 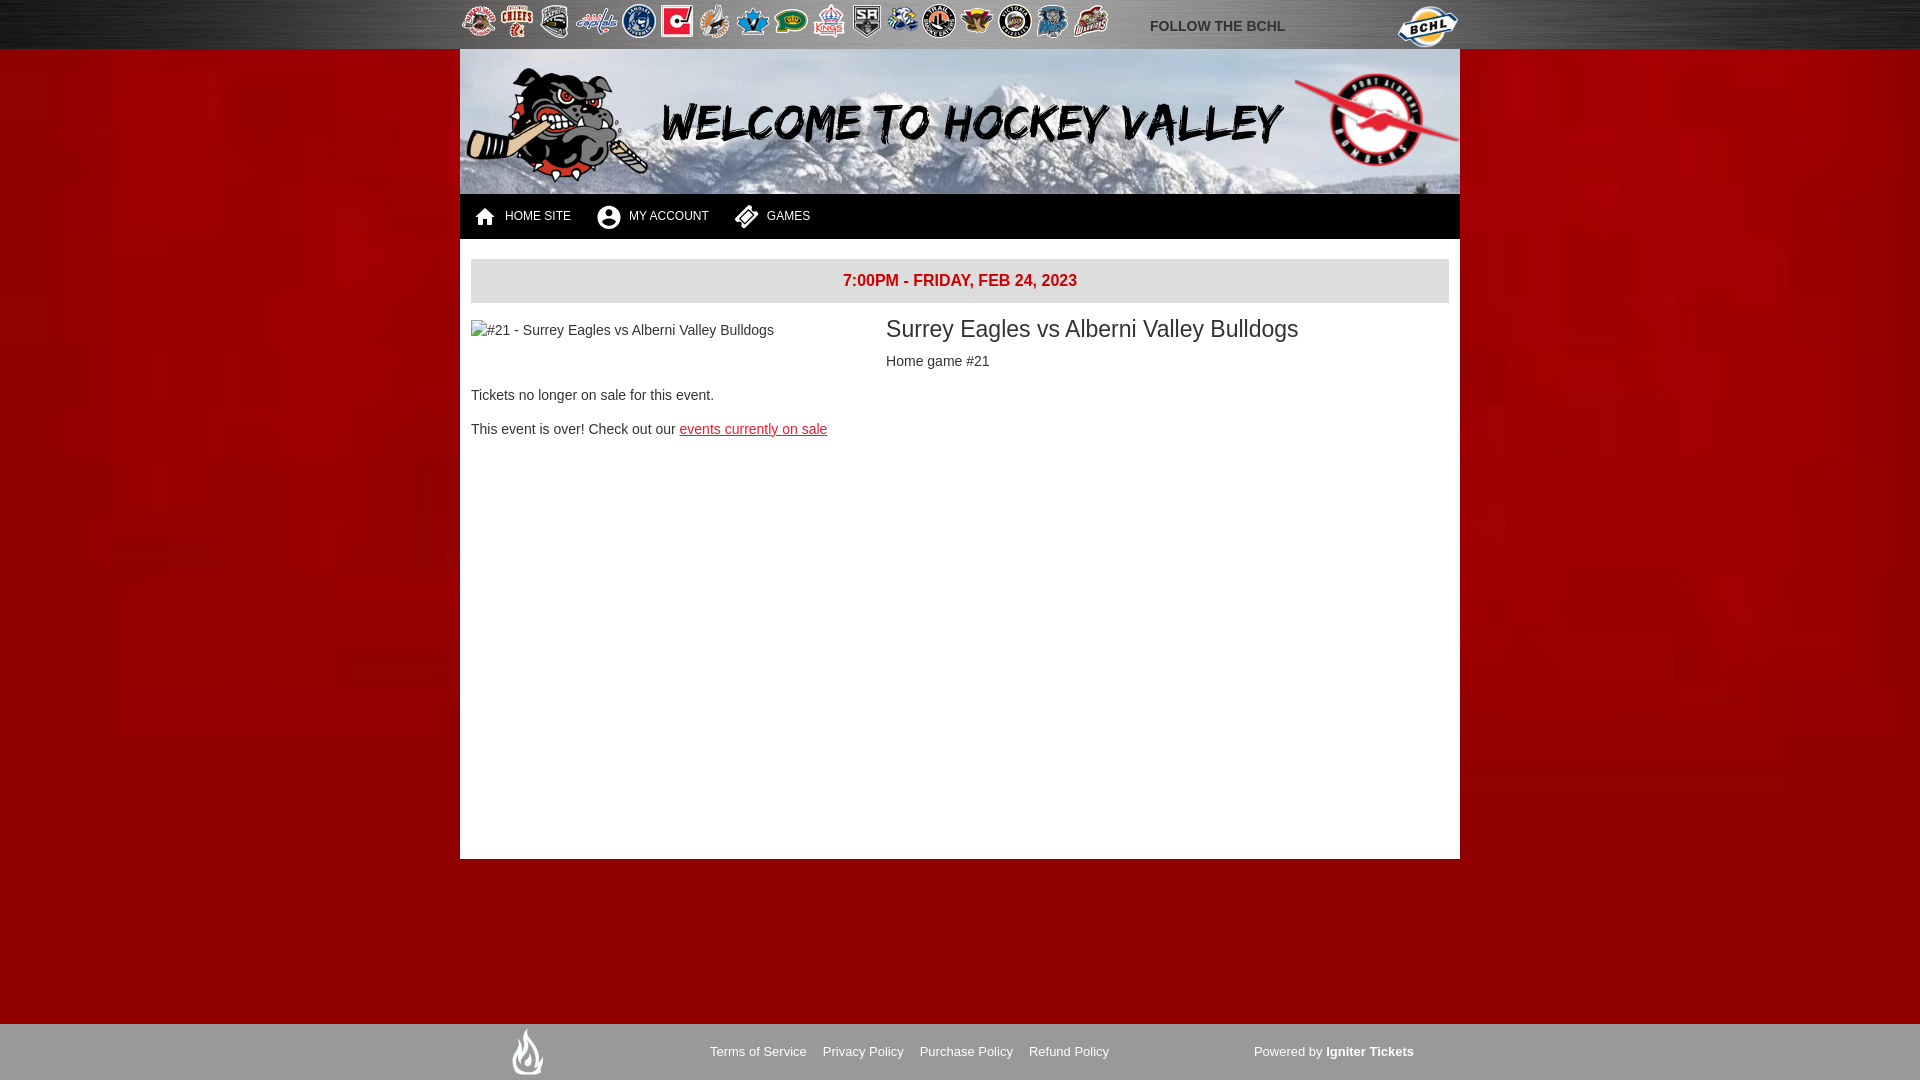 I want to click on 'Privacy Policy', so click(x=863, y=1051).